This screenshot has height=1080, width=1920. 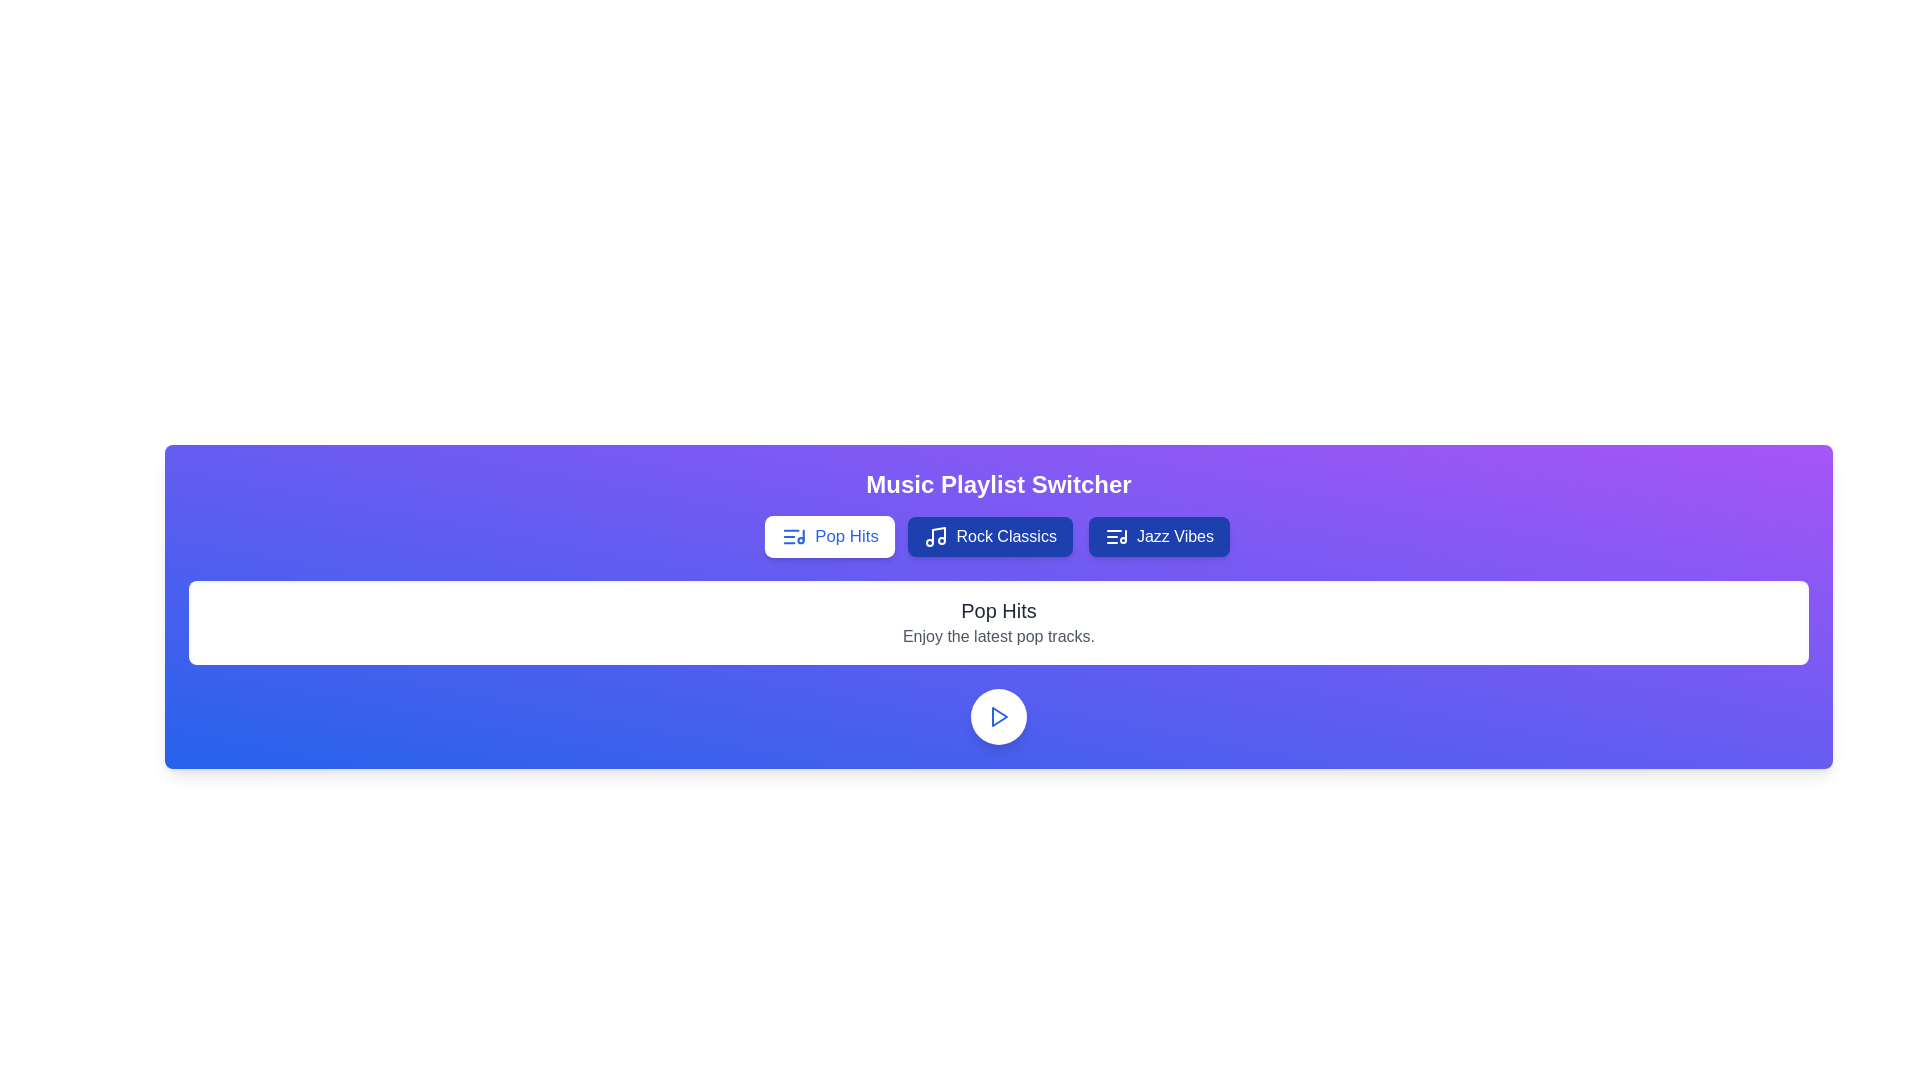 I want to click on the circular button with a white background and blue border, featuring a blue play icon, to initiate an action, so click(x=998, y=716).